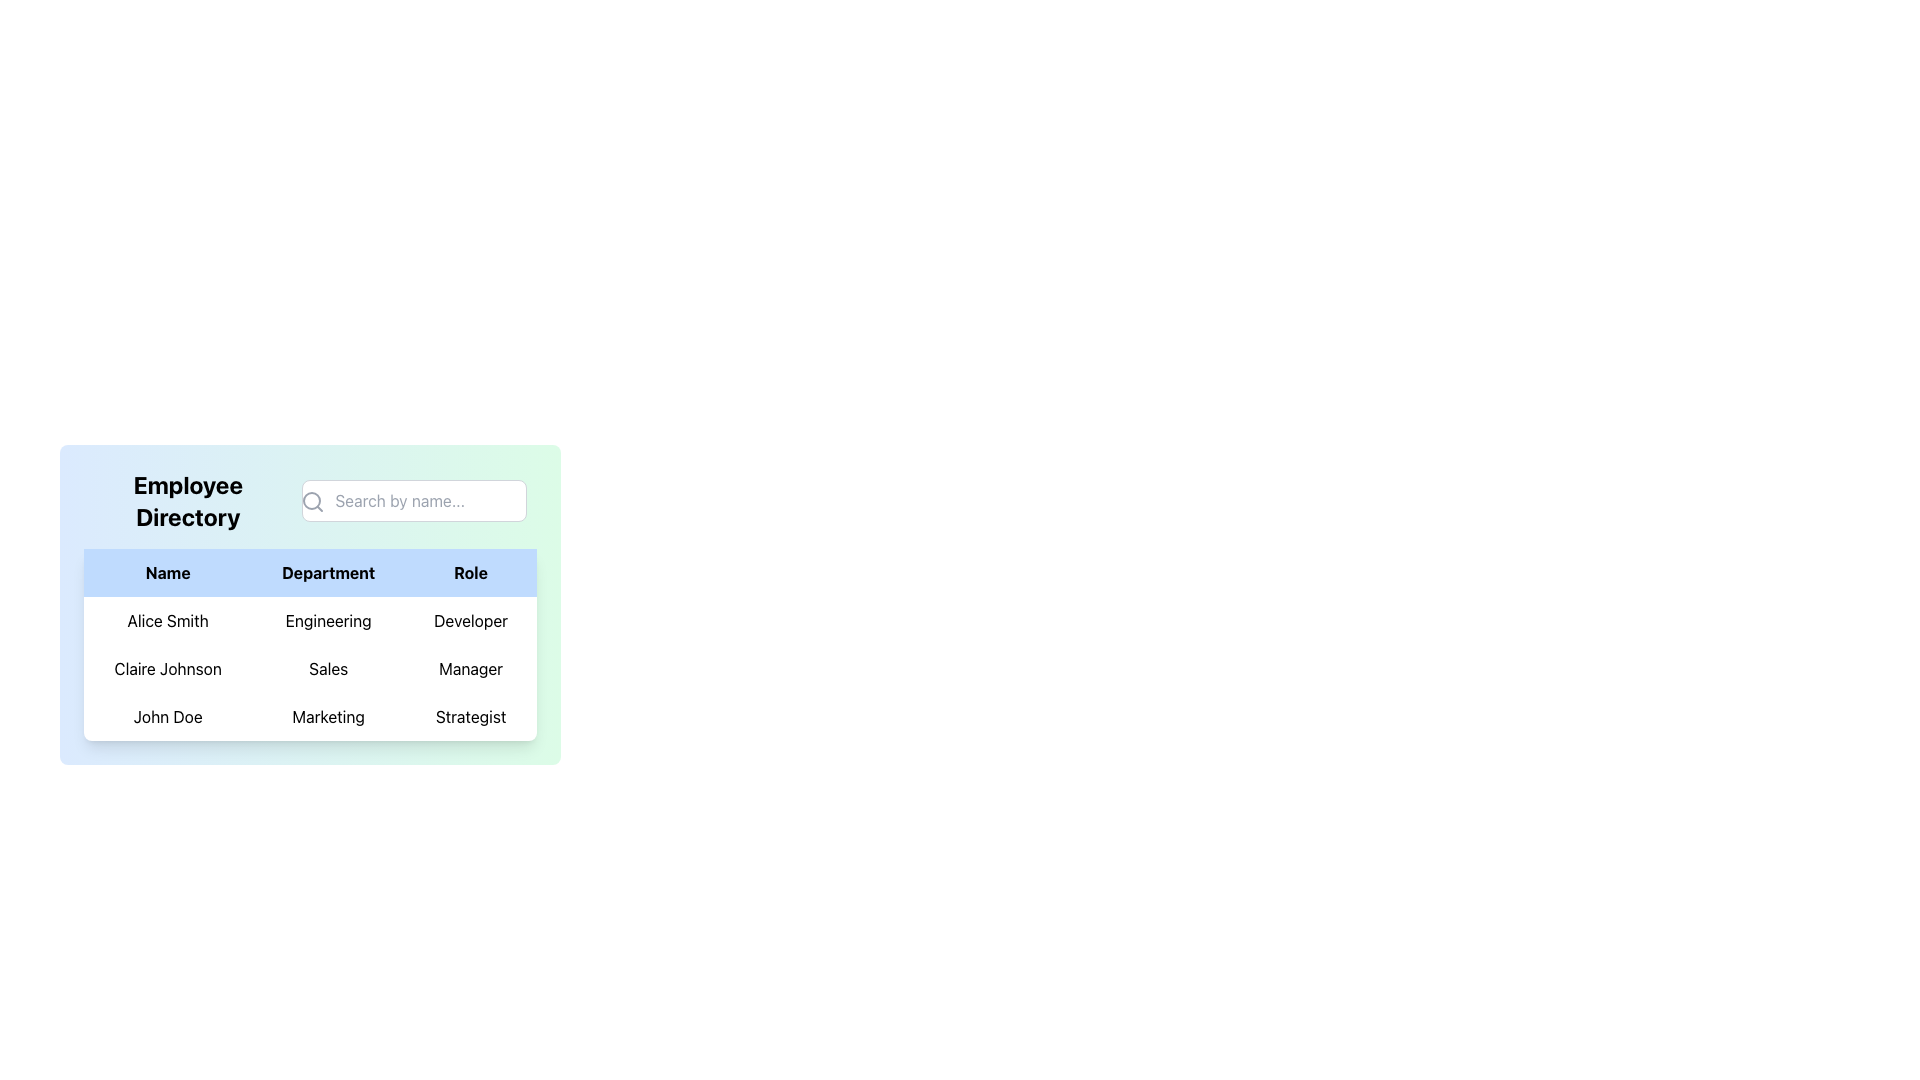  I want to click on the centered static text label displaying 'Sales', so click(328, 668).